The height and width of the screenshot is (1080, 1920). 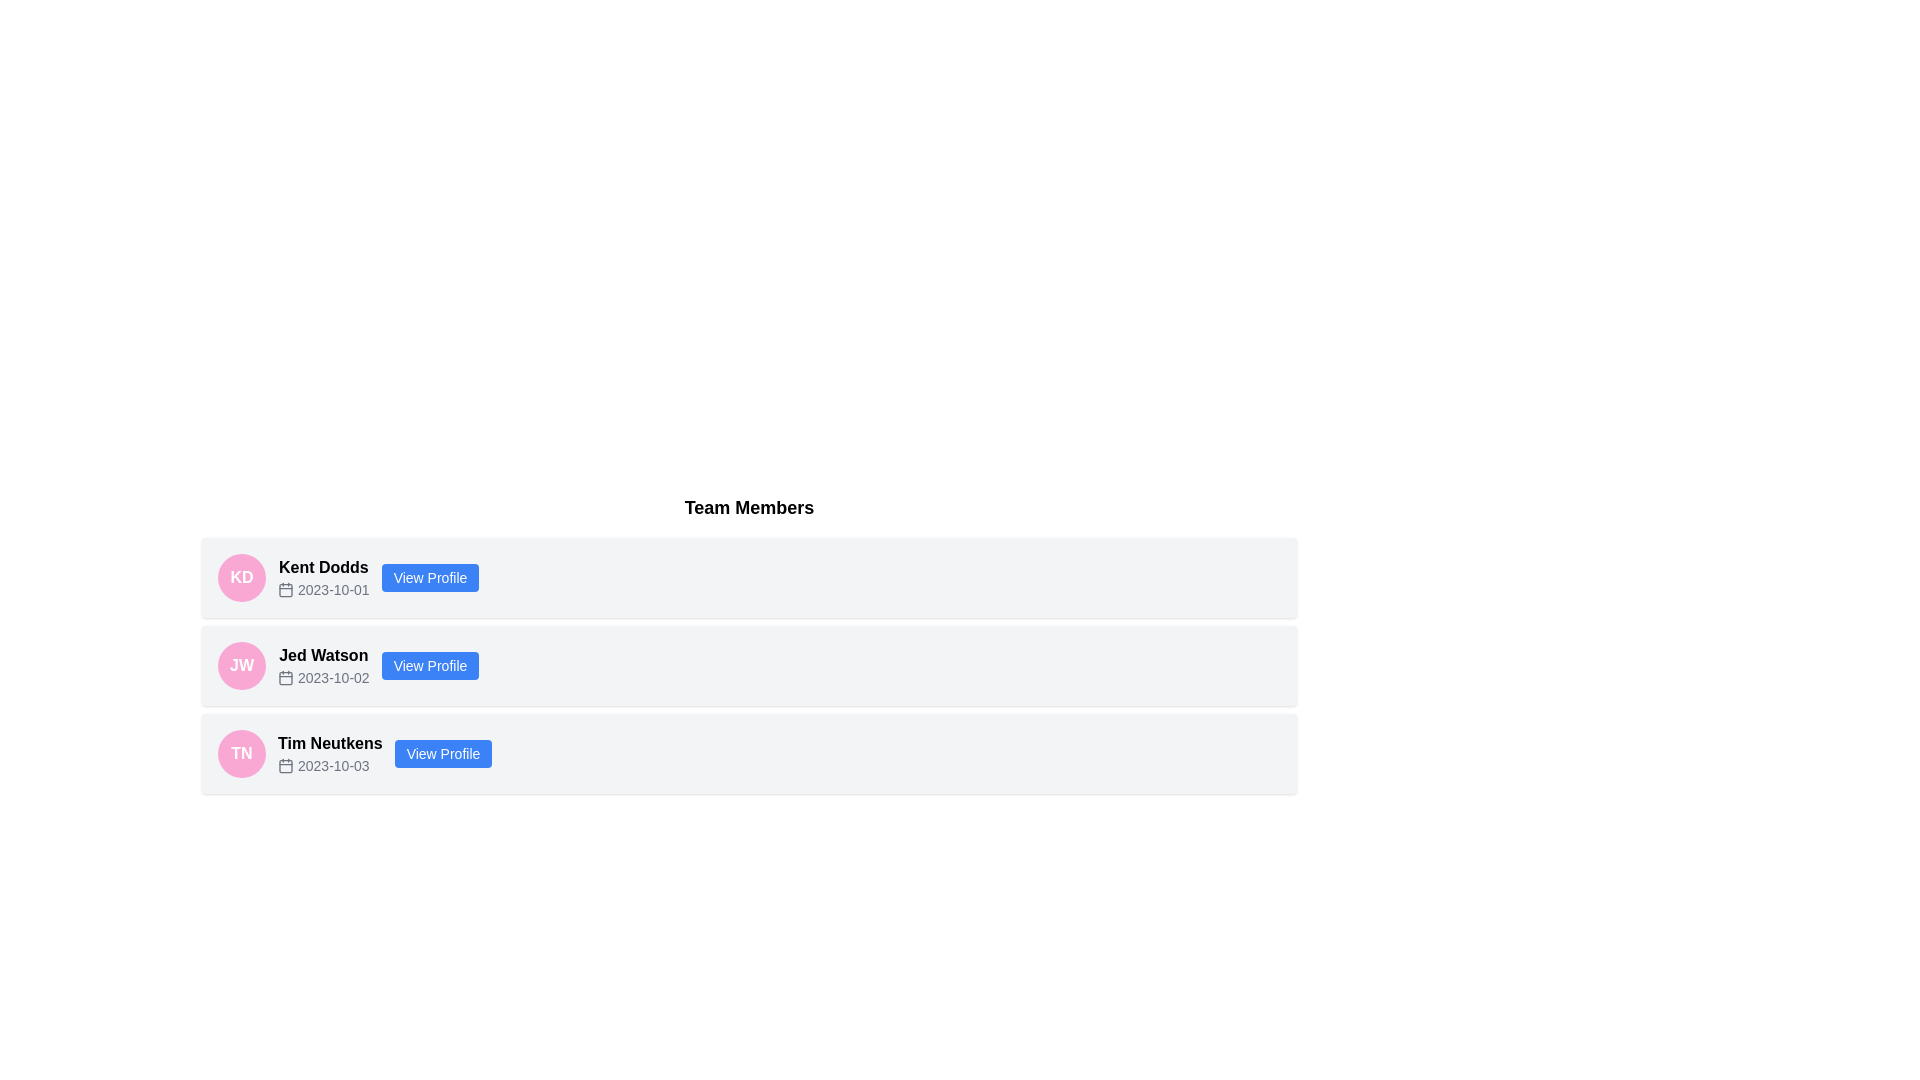 What do you see at coordinates (285, 589) in the screenshot?
I see `the calendar icon, which is a minimalistic design located to the left of the date '2023-10-01' in the first row of team members` at bounding box center [285, 589].